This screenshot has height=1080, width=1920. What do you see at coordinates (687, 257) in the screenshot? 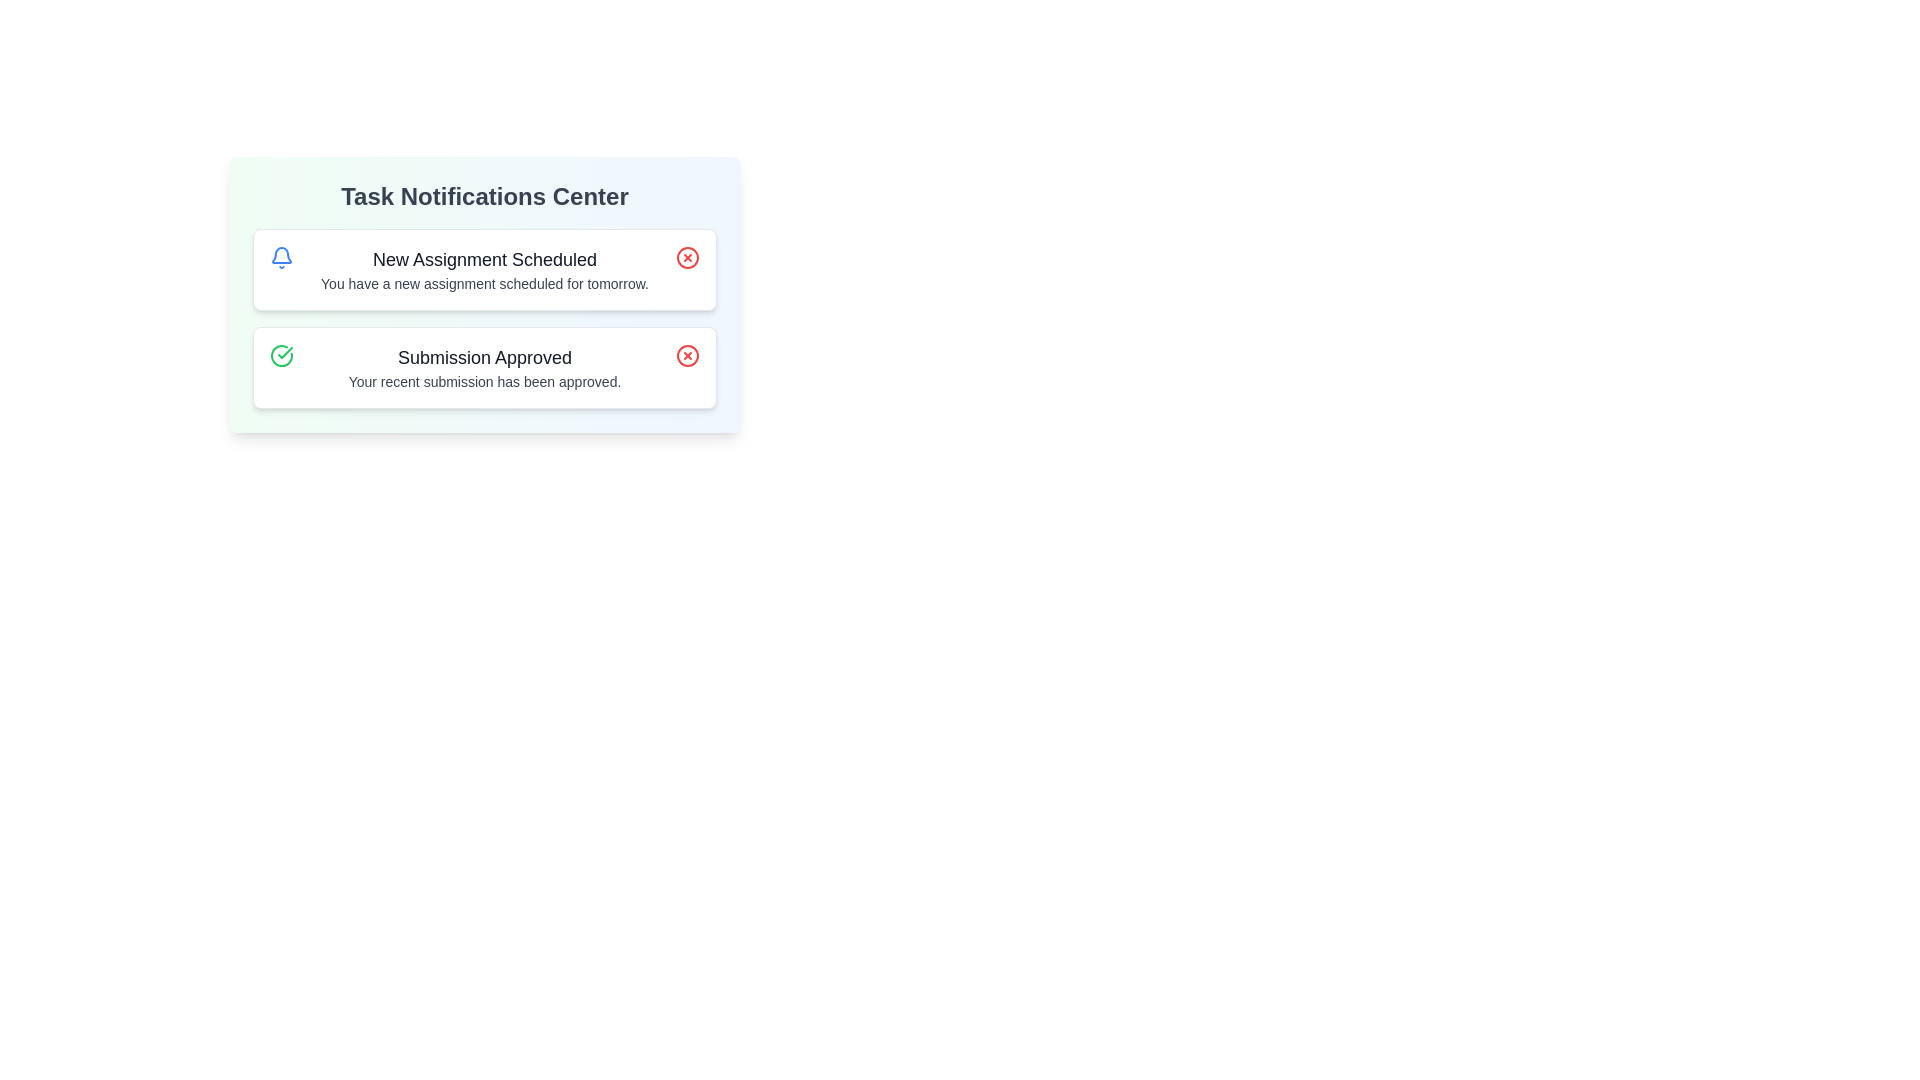
I see `the close button for the notification titled 'New Assignment Scheduled'` at bounding box center [687, 257].